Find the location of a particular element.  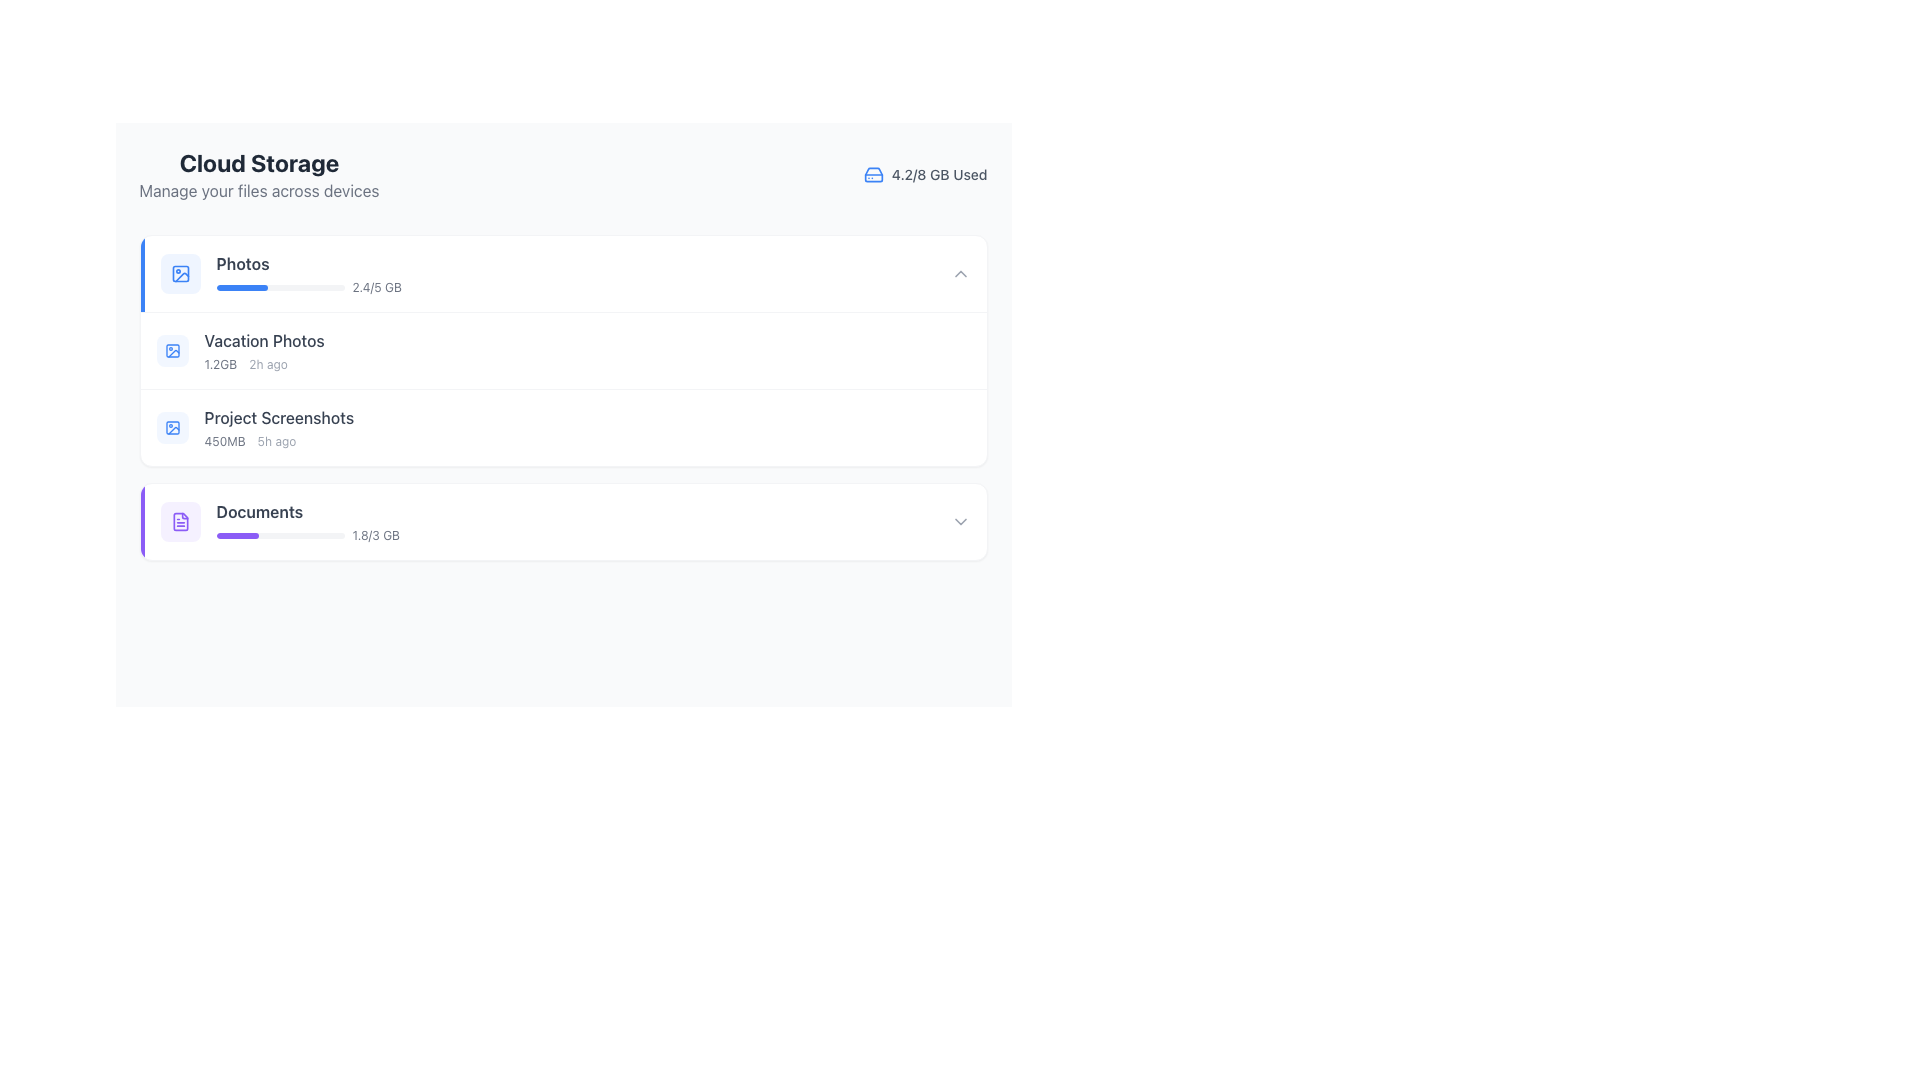

the text label displaying the summary of storage usage located in the top-right corner of the interface, next to the blue hard-drive icon is located at coordinates (938, 173).